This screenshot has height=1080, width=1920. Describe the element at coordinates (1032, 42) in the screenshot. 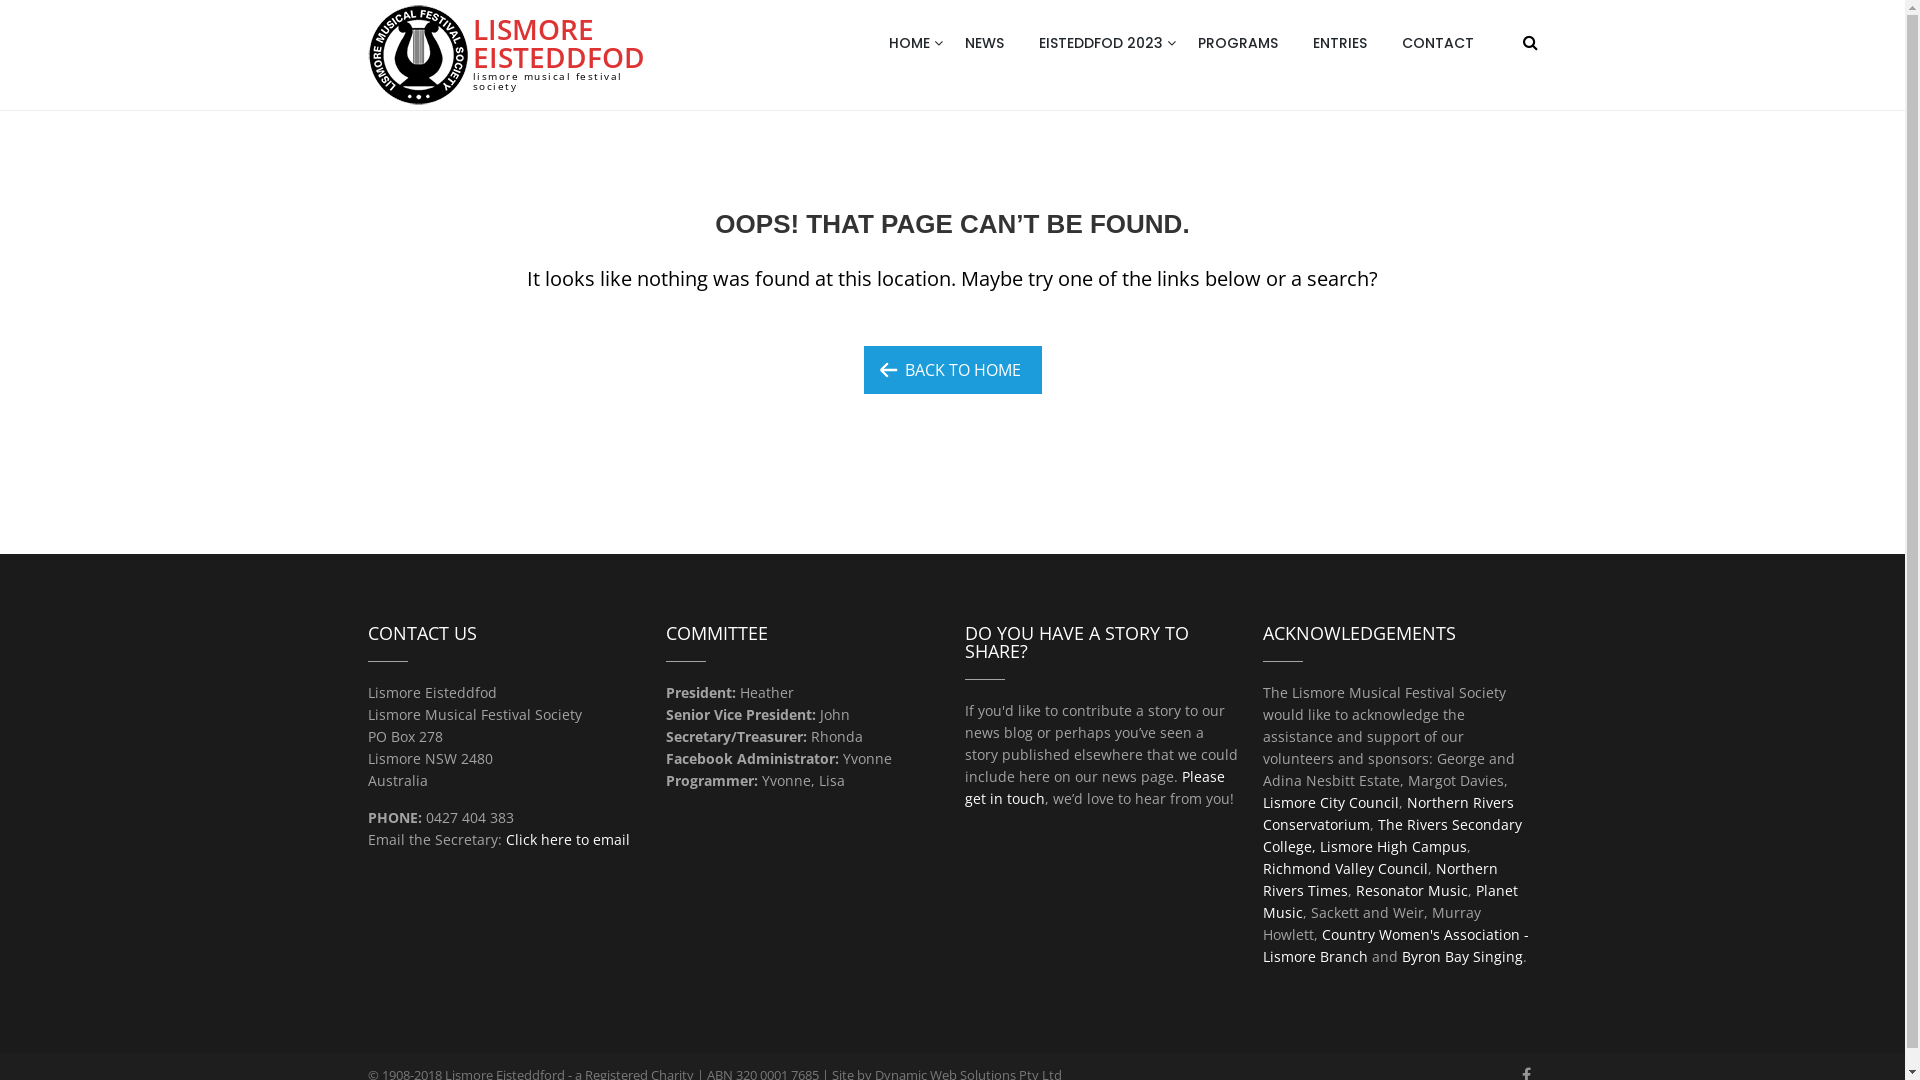

I see `'EISTEDDFOD 2023'` at that location.